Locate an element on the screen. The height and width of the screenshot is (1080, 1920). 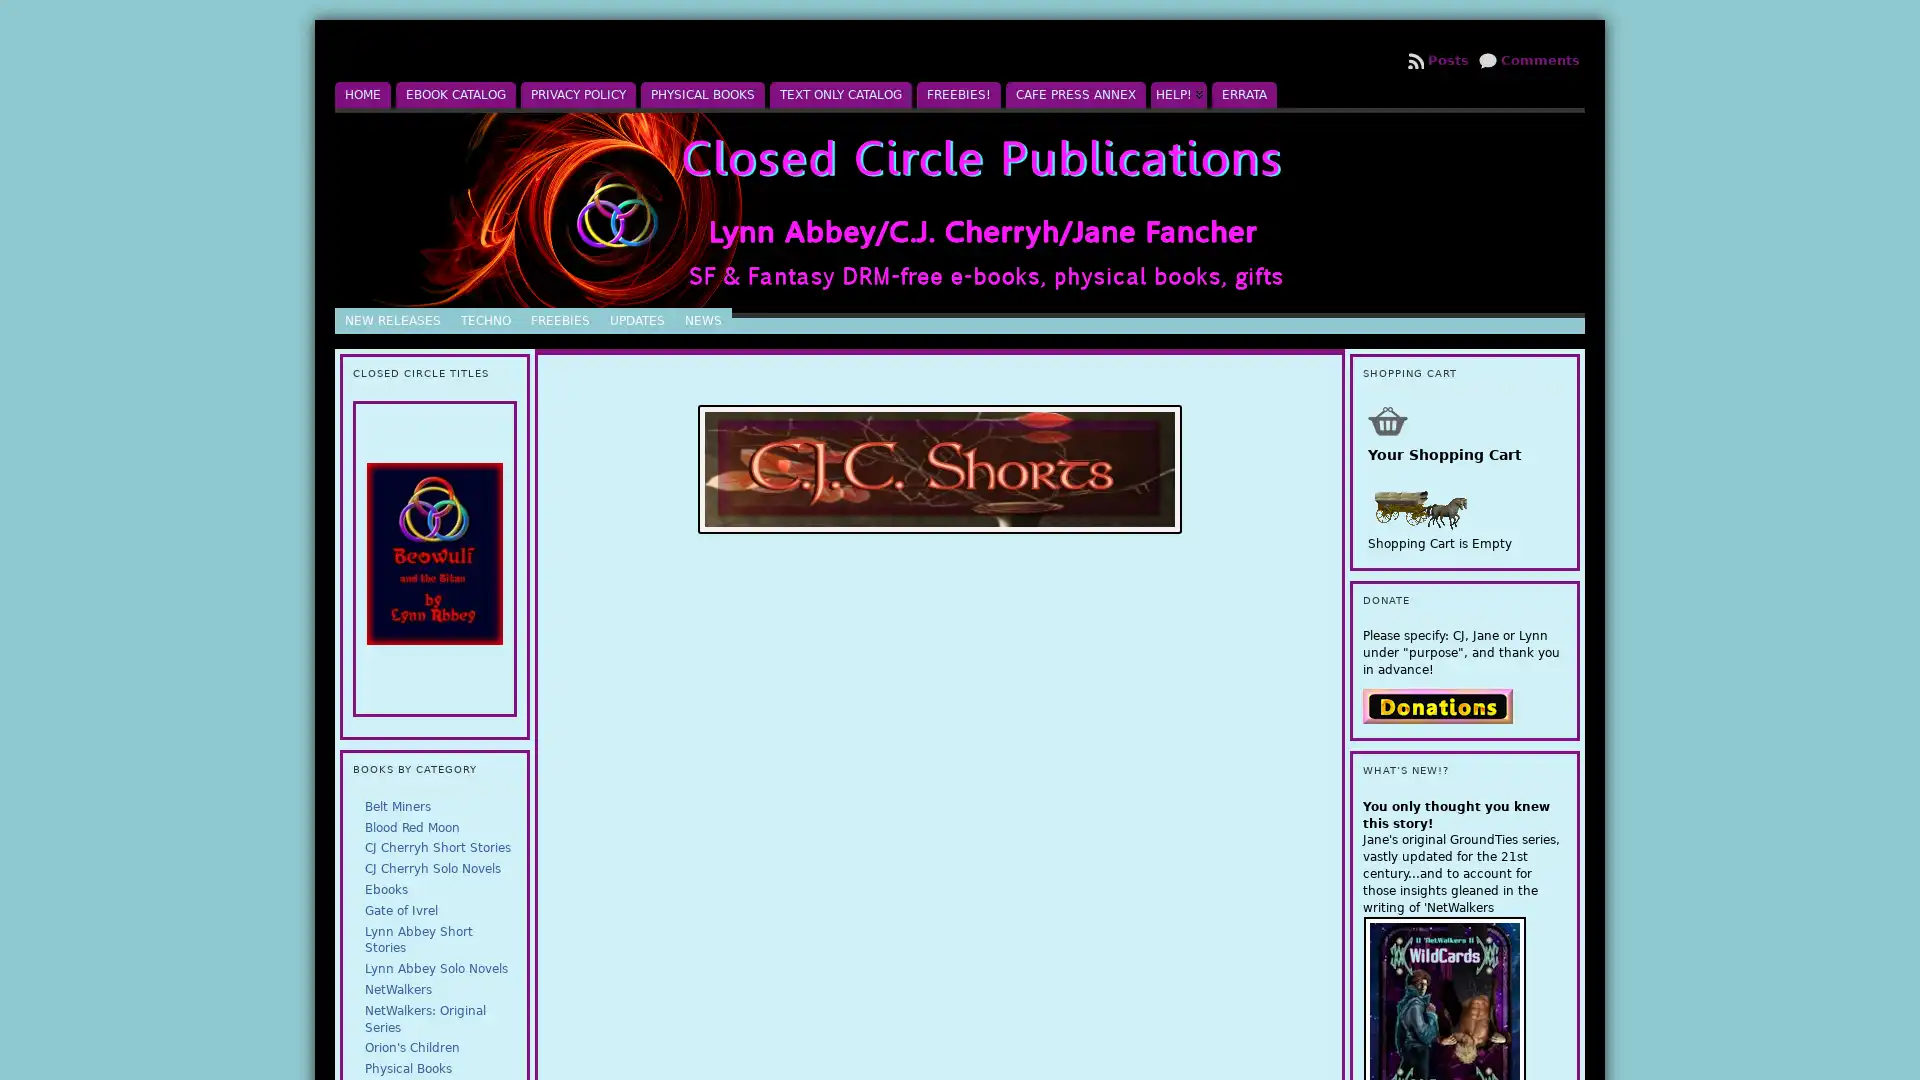
Shopping Cart is located at coordinates (1386, 419).